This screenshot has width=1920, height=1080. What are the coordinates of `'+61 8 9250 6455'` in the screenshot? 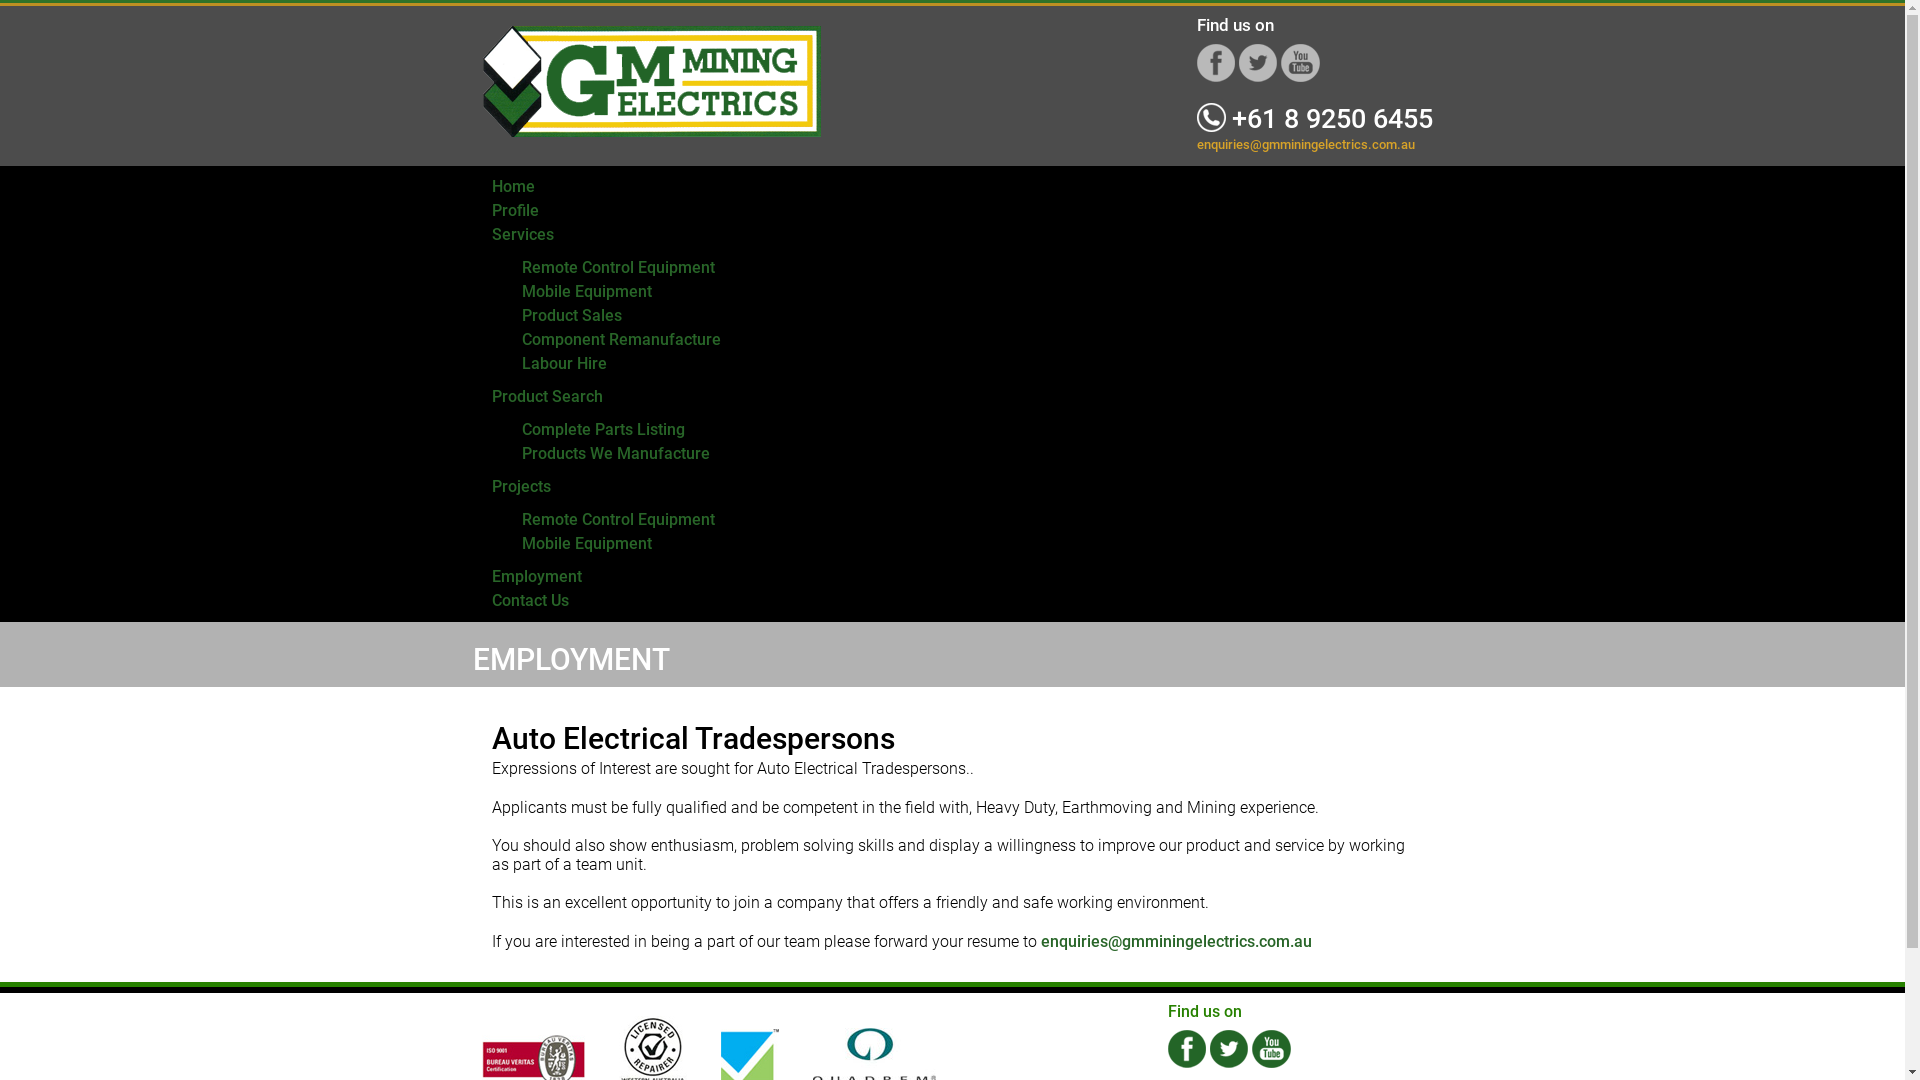 It's located at (1314, 119).